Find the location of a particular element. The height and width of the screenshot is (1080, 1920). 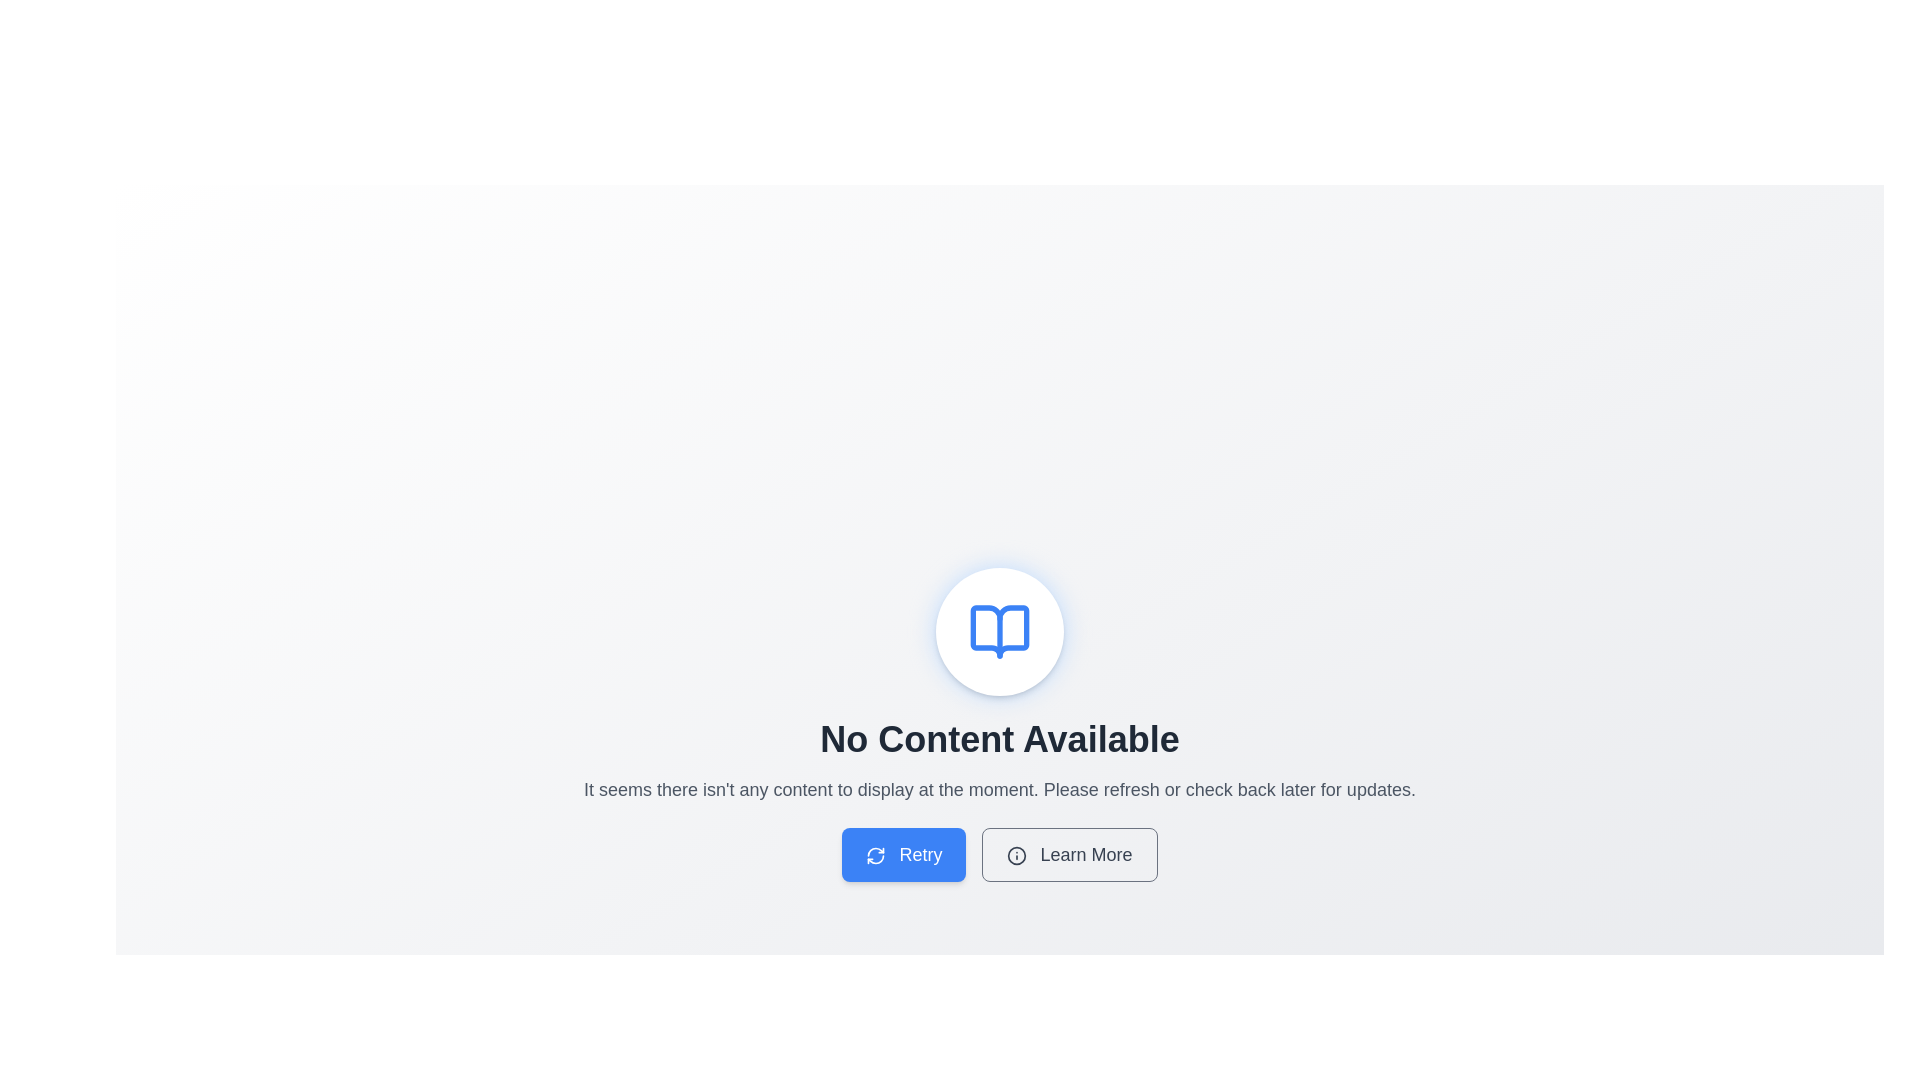

the 'Learn More' button, which is a rectangular button with gray border and contains the text 'Learn More' along with an information icon on its left is located at coordinates (1069, 855).